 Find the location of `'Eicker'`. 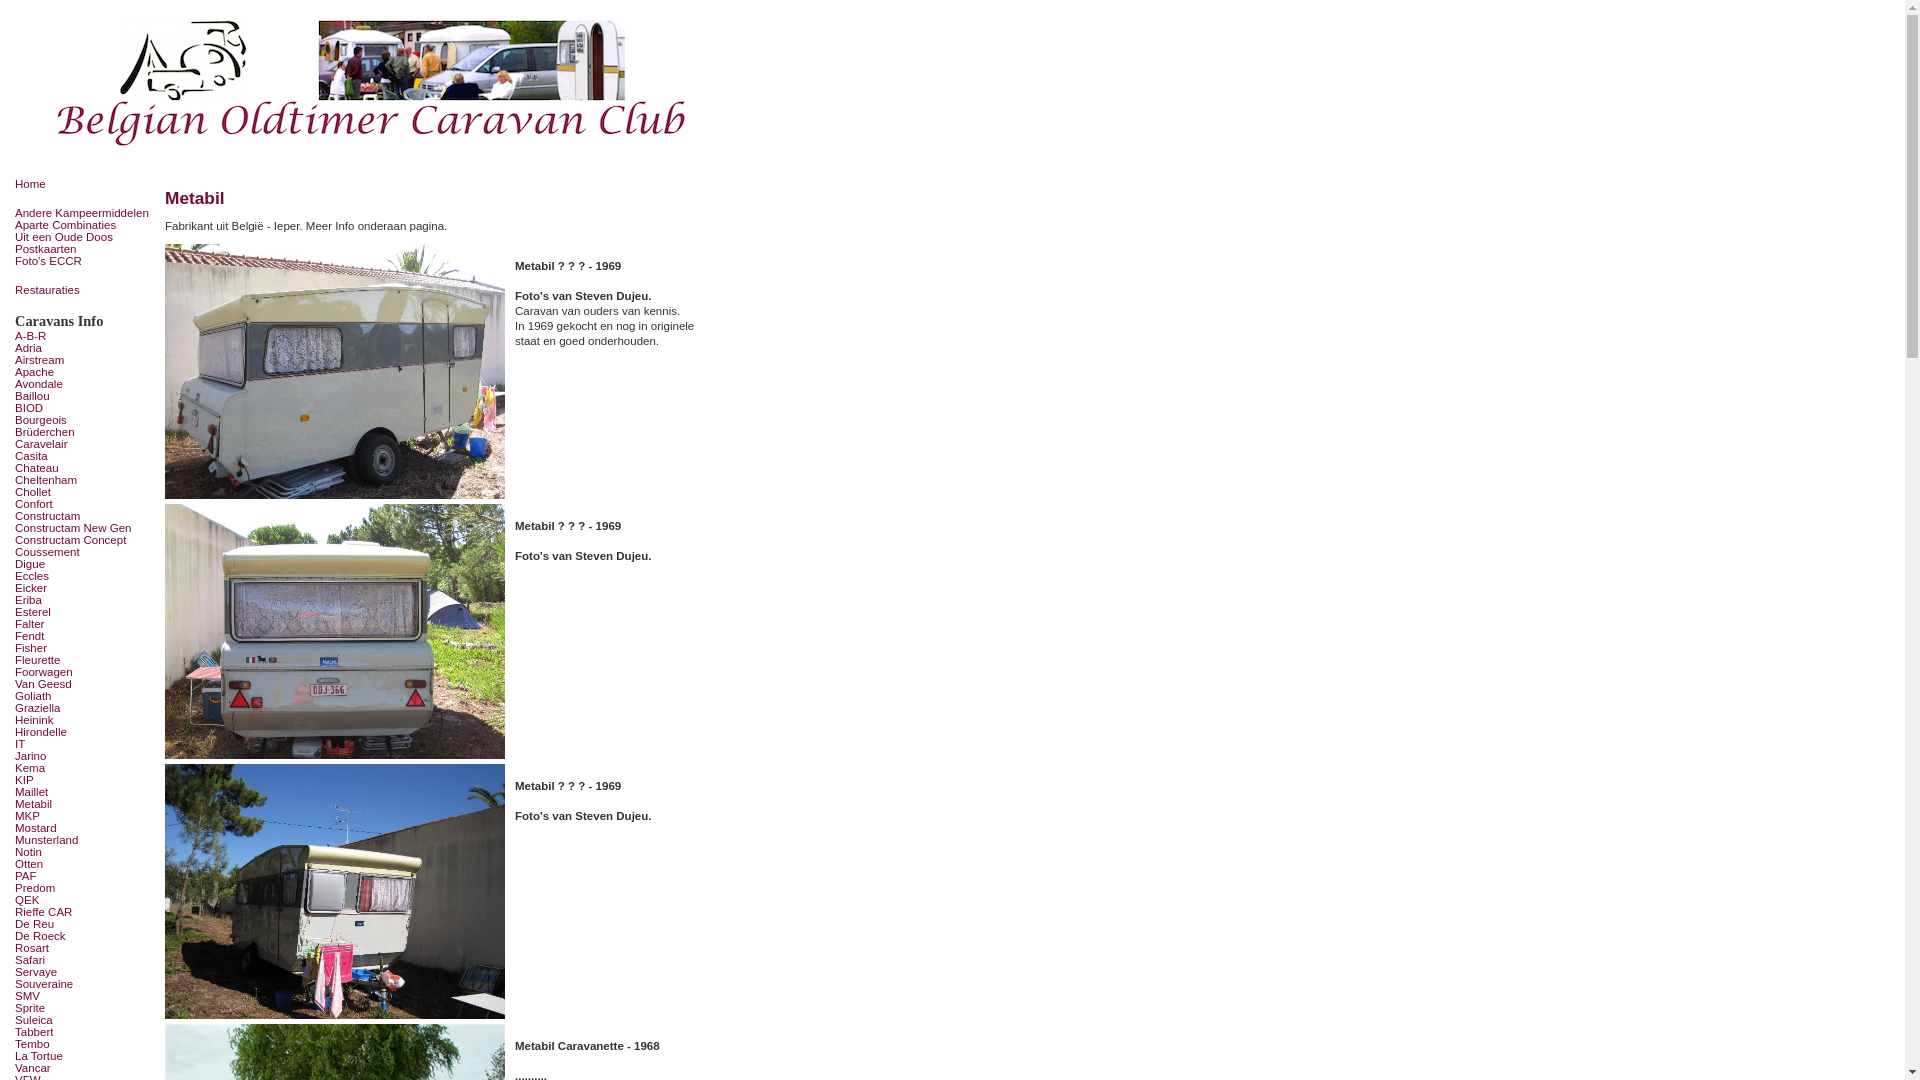

'Eicker' is located at coordinates (84, 586).